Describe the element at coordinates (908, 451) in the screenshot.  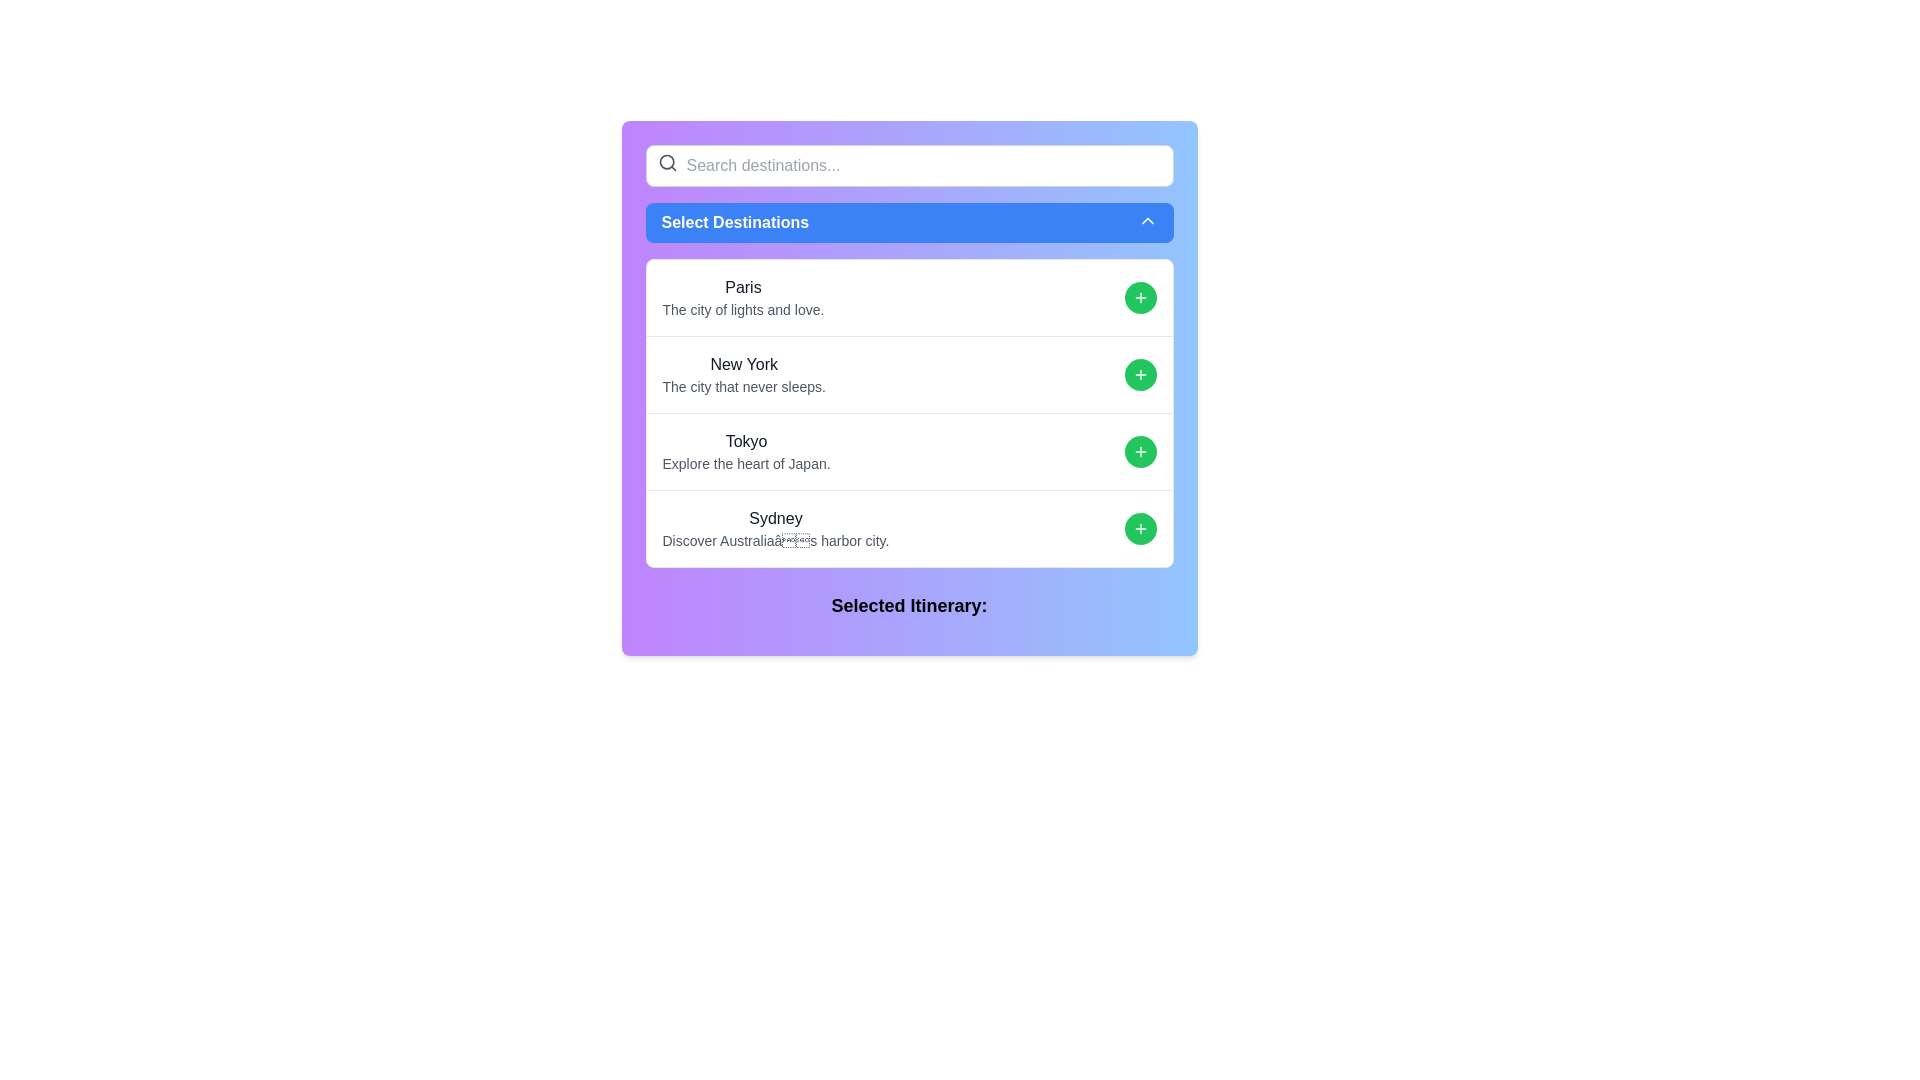
I see `the third list item displaying 'Tokyo' with a green circular button on its right side, positioned between 'New York' and 'Sydney' in a vertical list` at that location.